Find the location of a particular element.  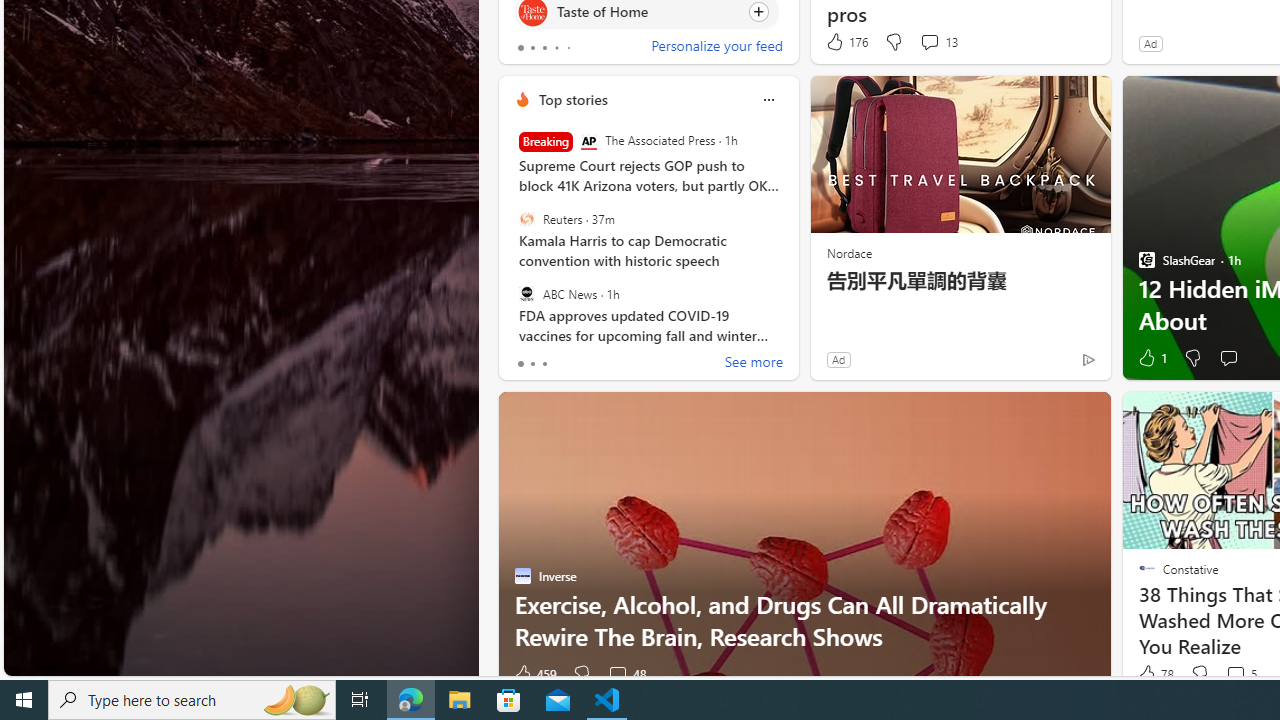

'View comments 5 Comment' is located at coordinates (1239, 674).